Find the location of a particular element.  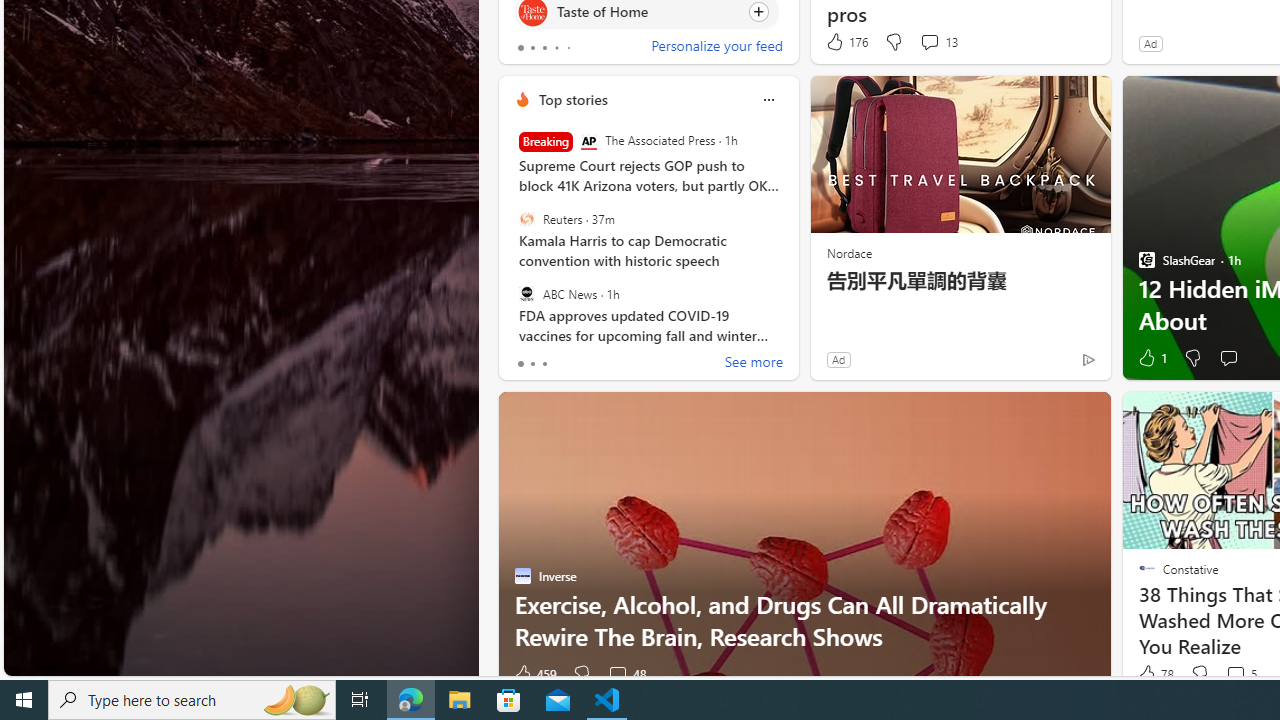

'View comments 5 Comment' is located at coordinates (1239, 674).